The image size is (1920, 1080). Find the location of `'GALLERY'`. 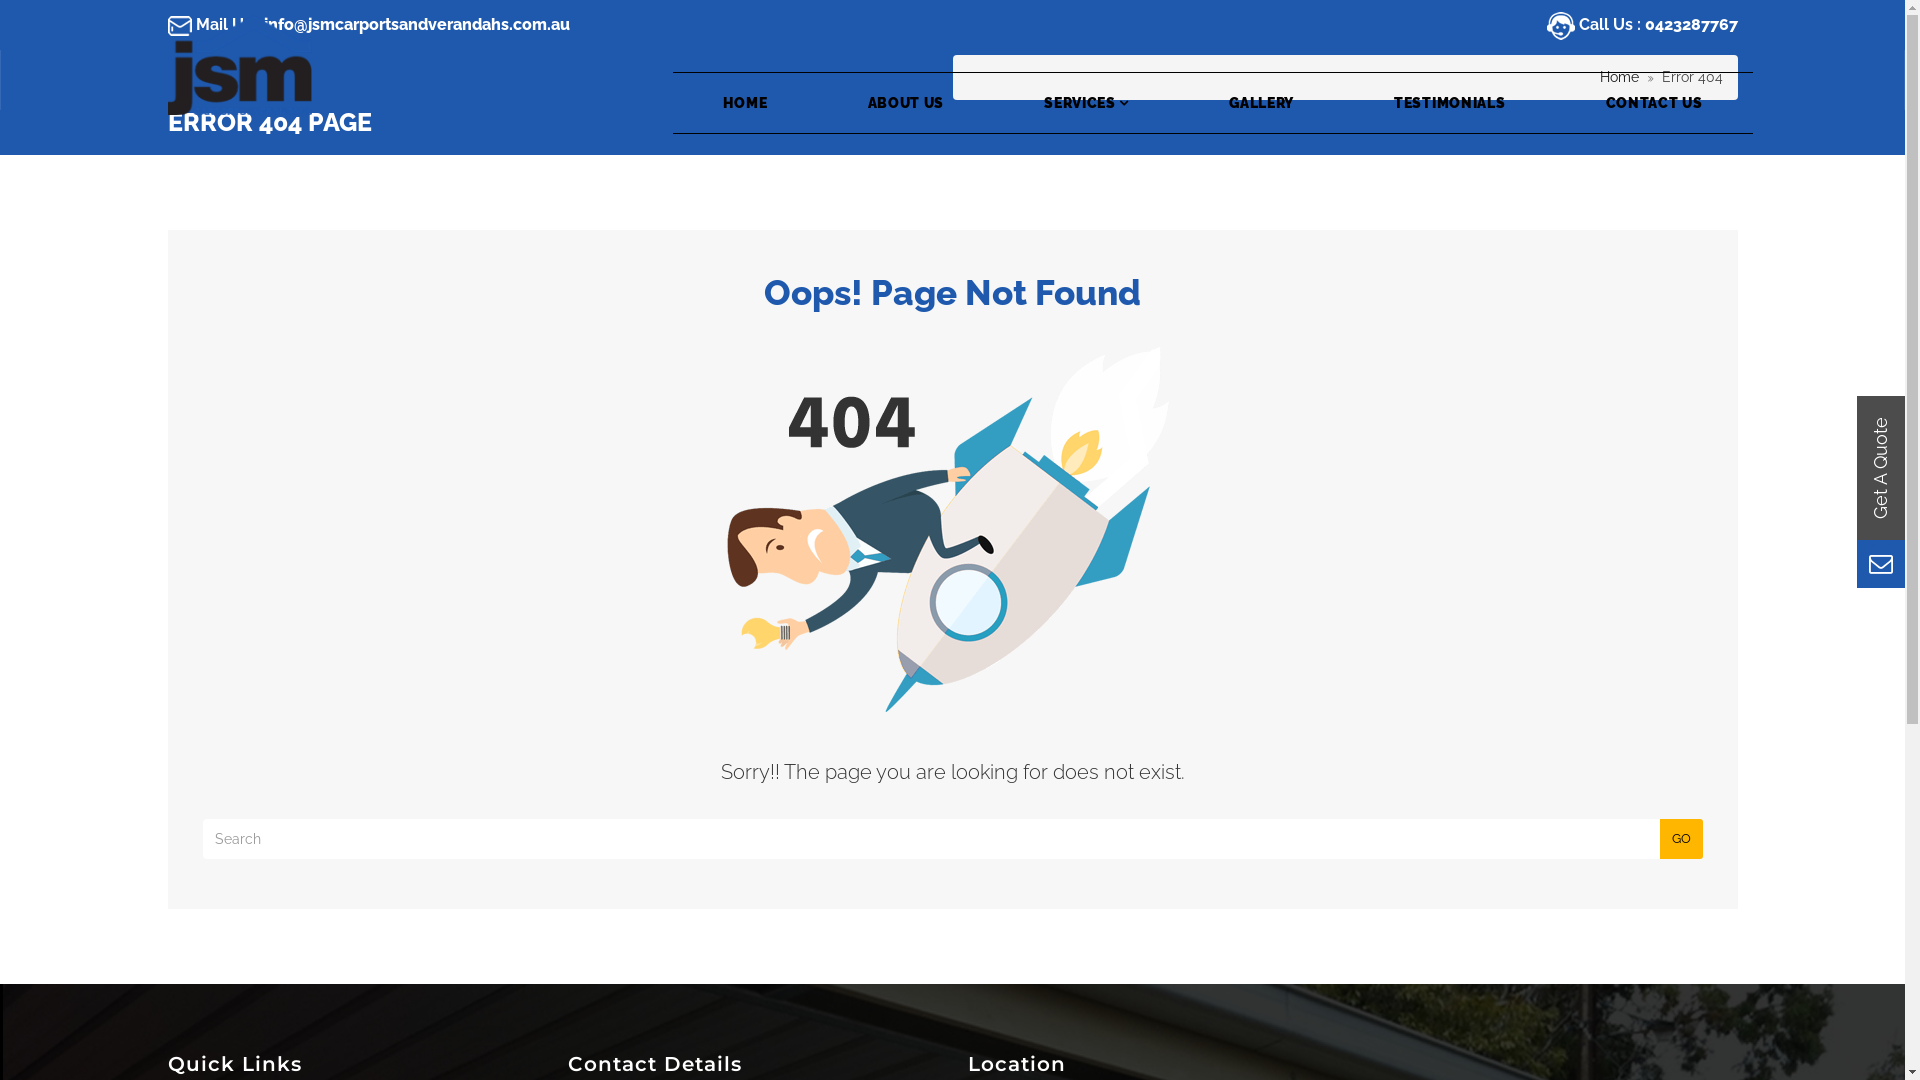

'GALLERY' is located at coordinates (1179, 103).